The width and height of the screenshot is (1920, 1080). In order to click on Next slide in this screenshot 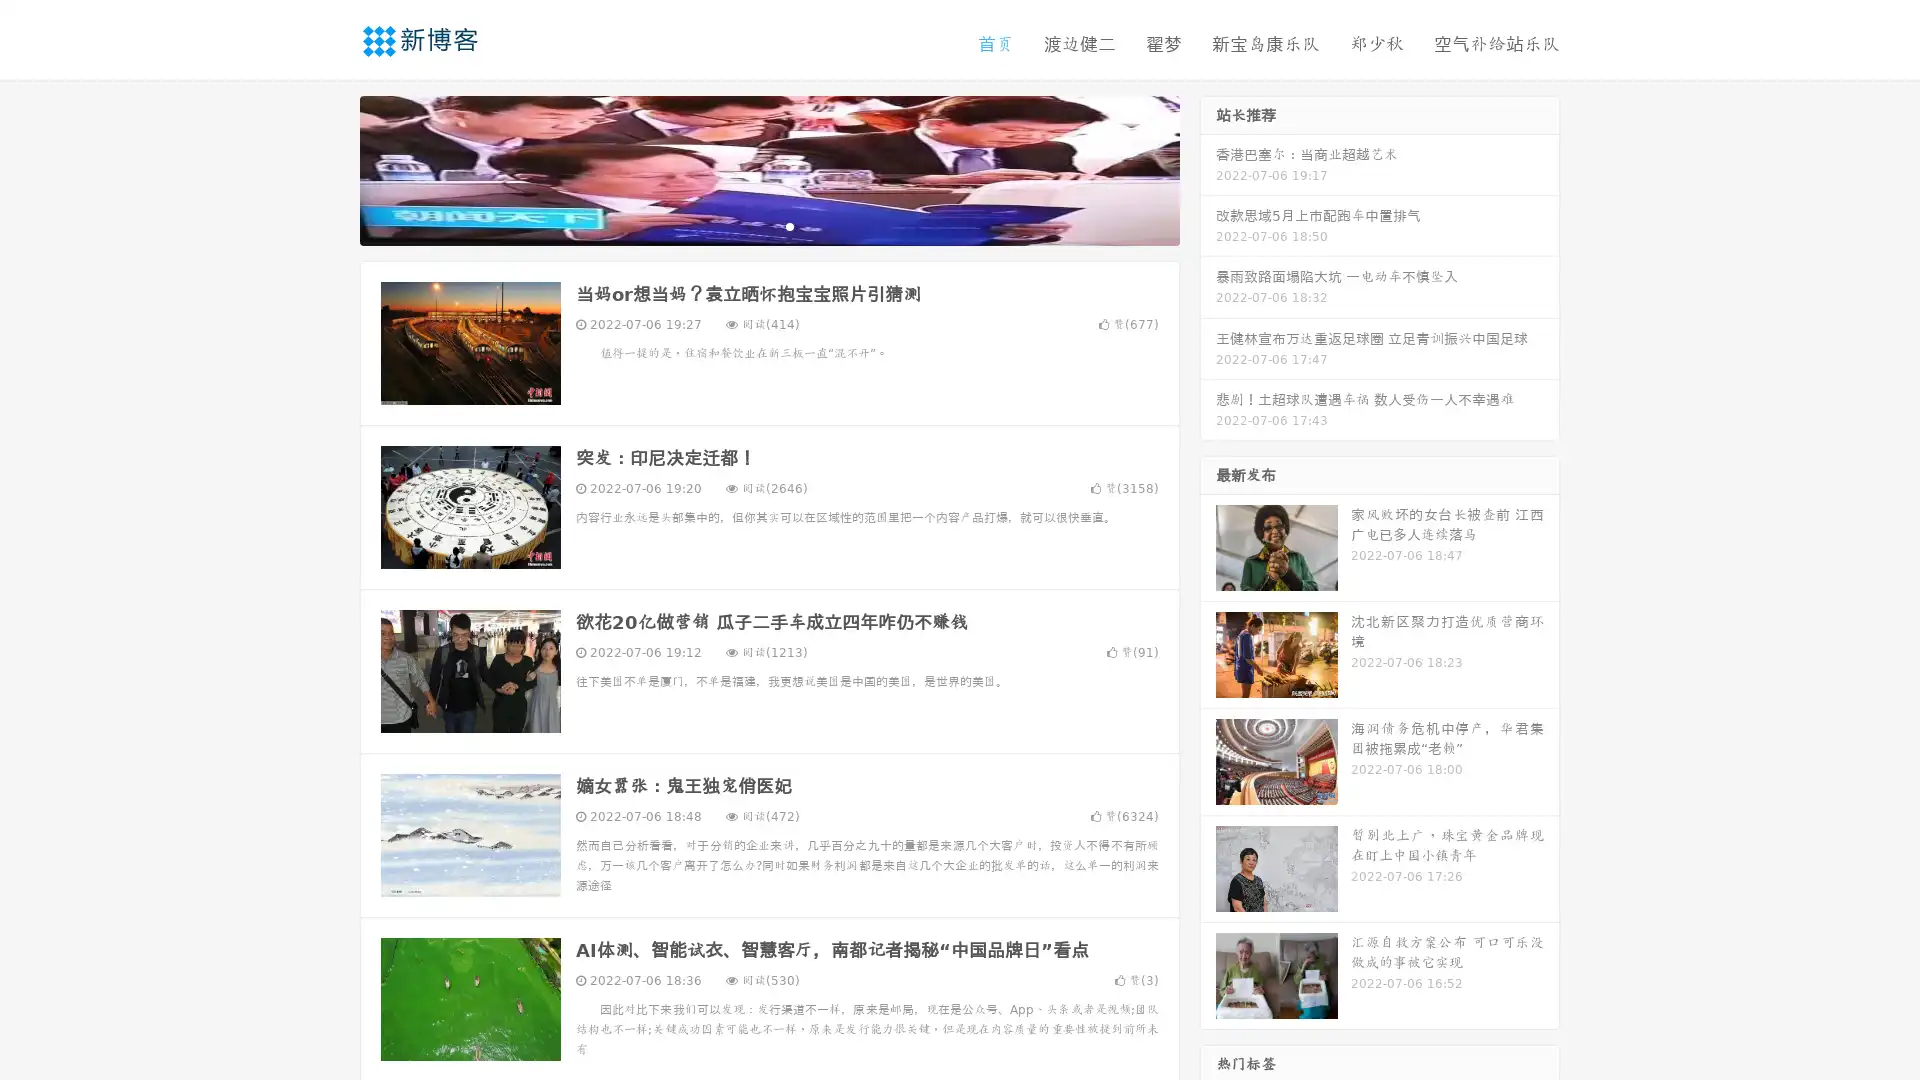, I will do `click(1208, 168)`.